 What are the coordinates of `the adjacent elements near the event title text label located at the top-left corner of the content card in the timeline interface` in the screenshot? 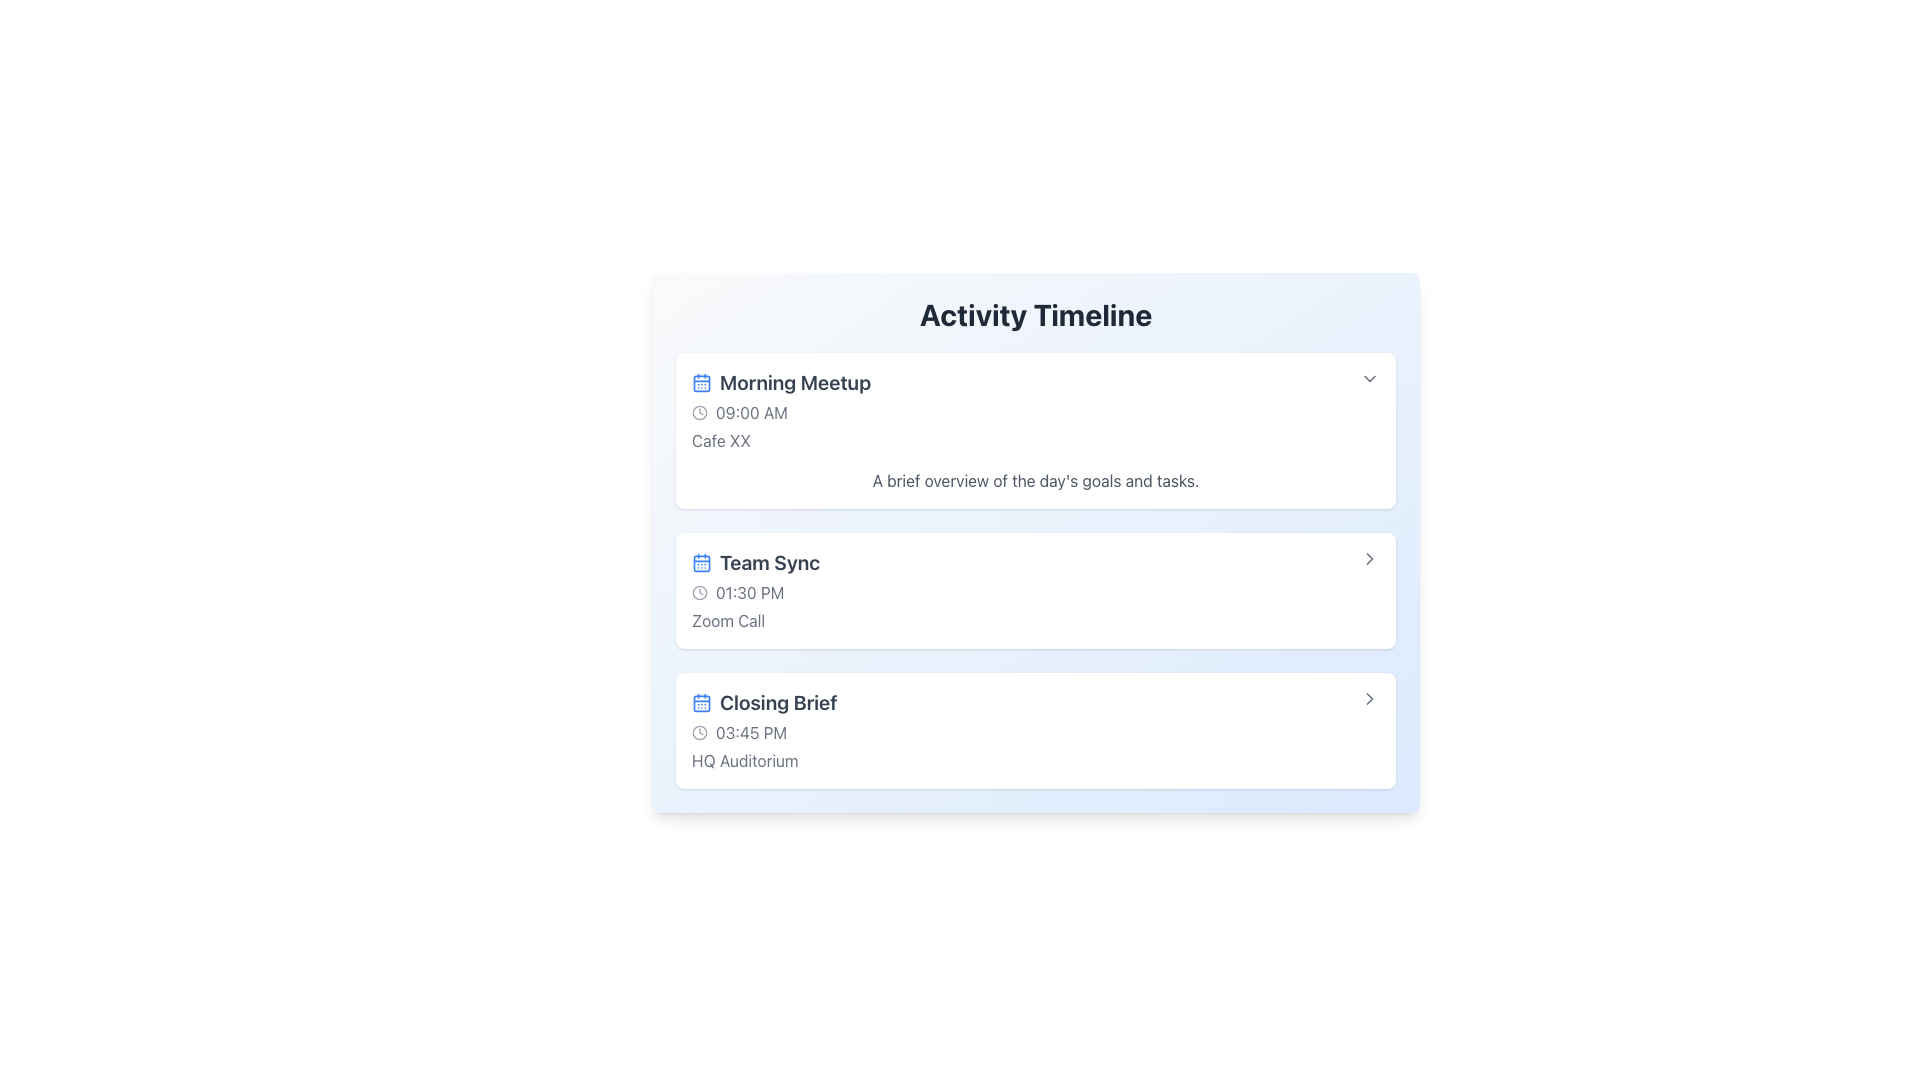 It's located at (780, 382).